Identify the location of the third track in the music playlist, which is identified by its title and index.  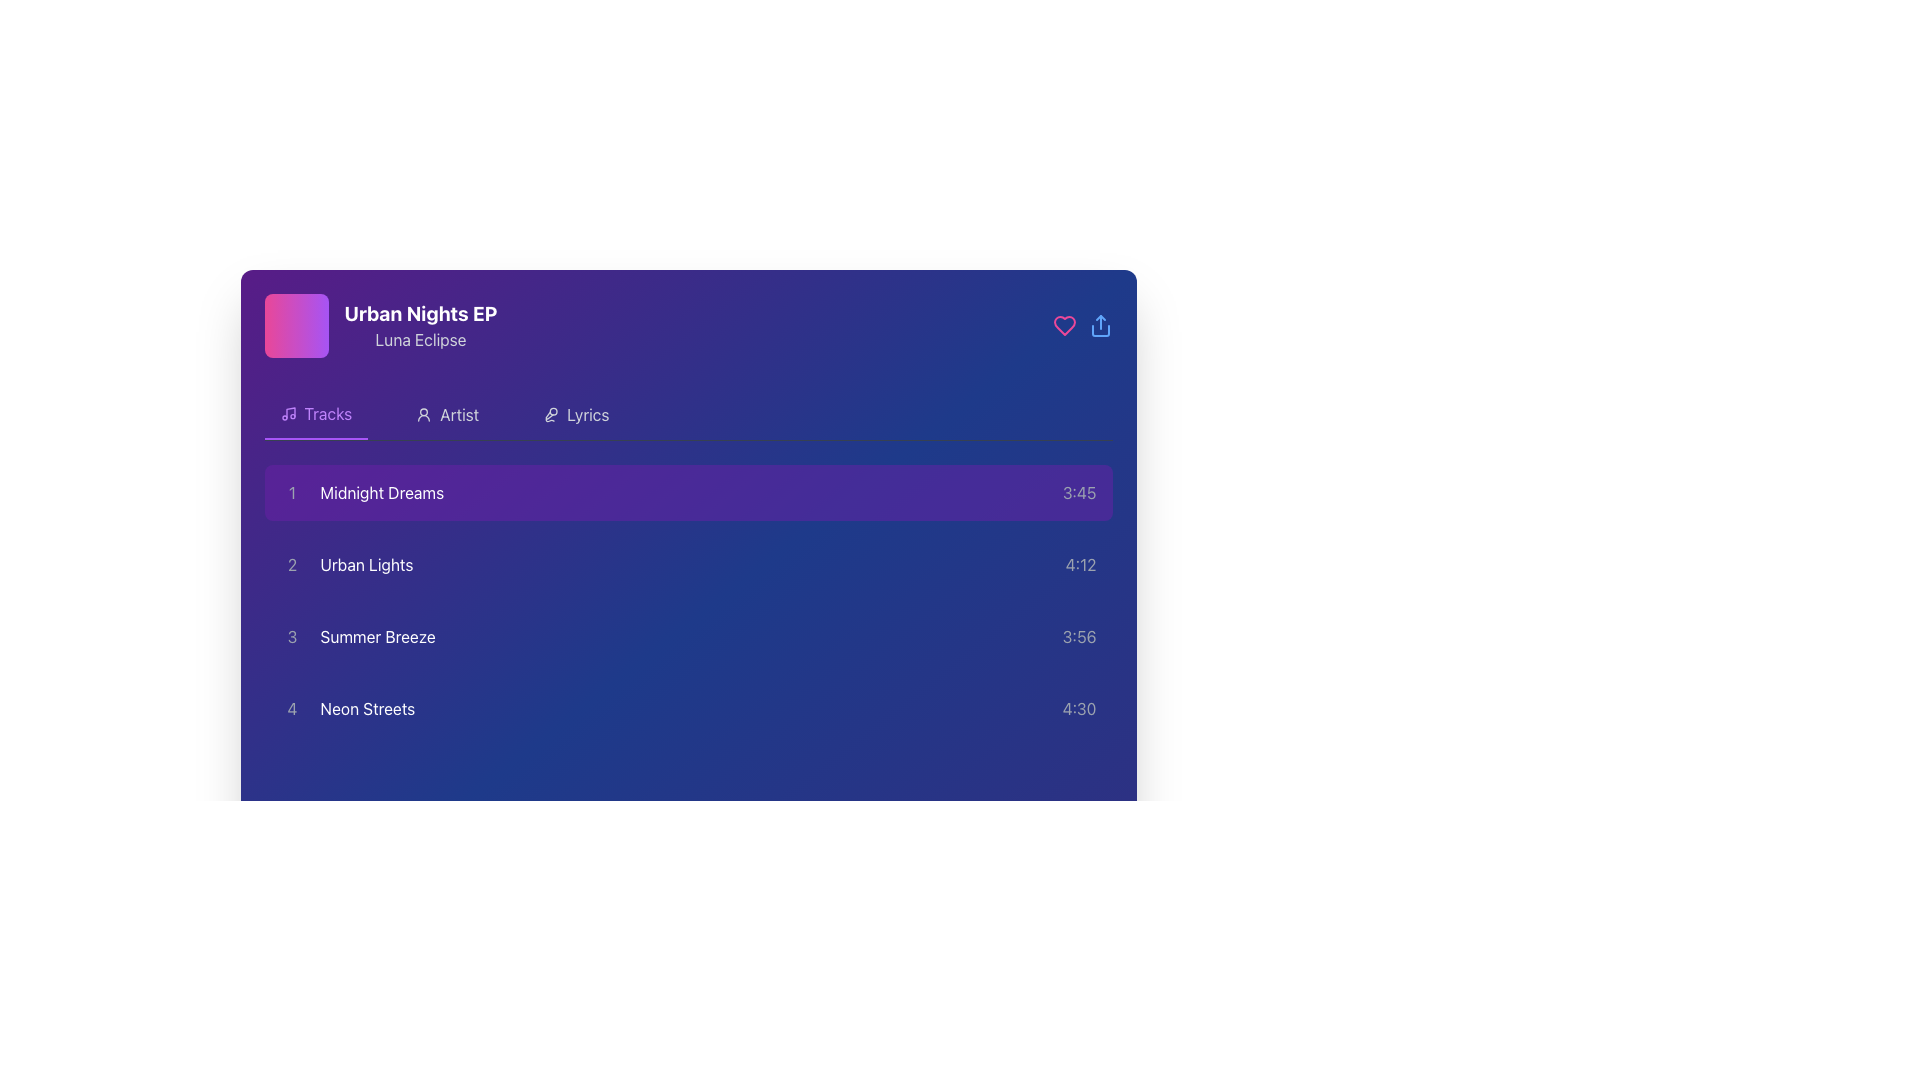
(358, 636).